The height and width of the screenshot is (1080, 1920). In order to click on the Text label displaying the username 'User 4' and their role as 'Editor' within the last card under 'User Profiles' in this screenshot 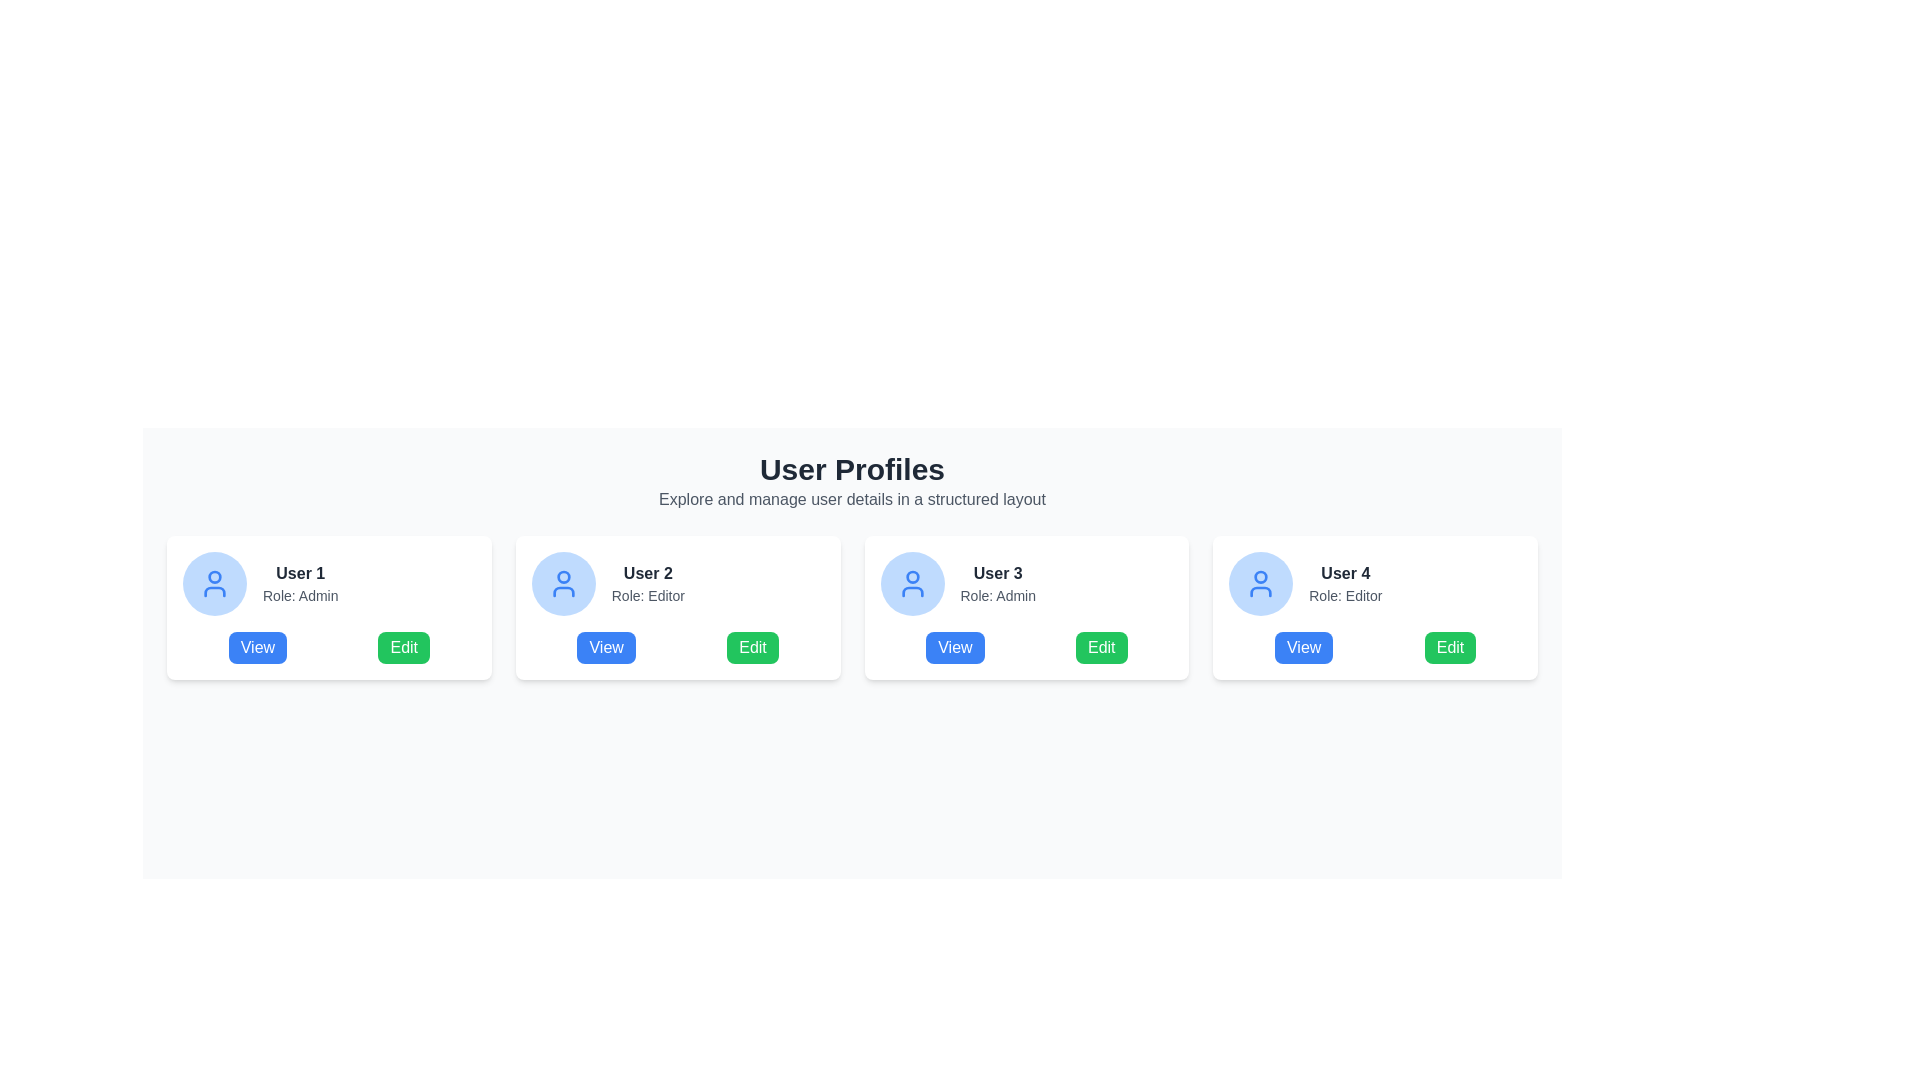, I will do `click(1345, 583)`.